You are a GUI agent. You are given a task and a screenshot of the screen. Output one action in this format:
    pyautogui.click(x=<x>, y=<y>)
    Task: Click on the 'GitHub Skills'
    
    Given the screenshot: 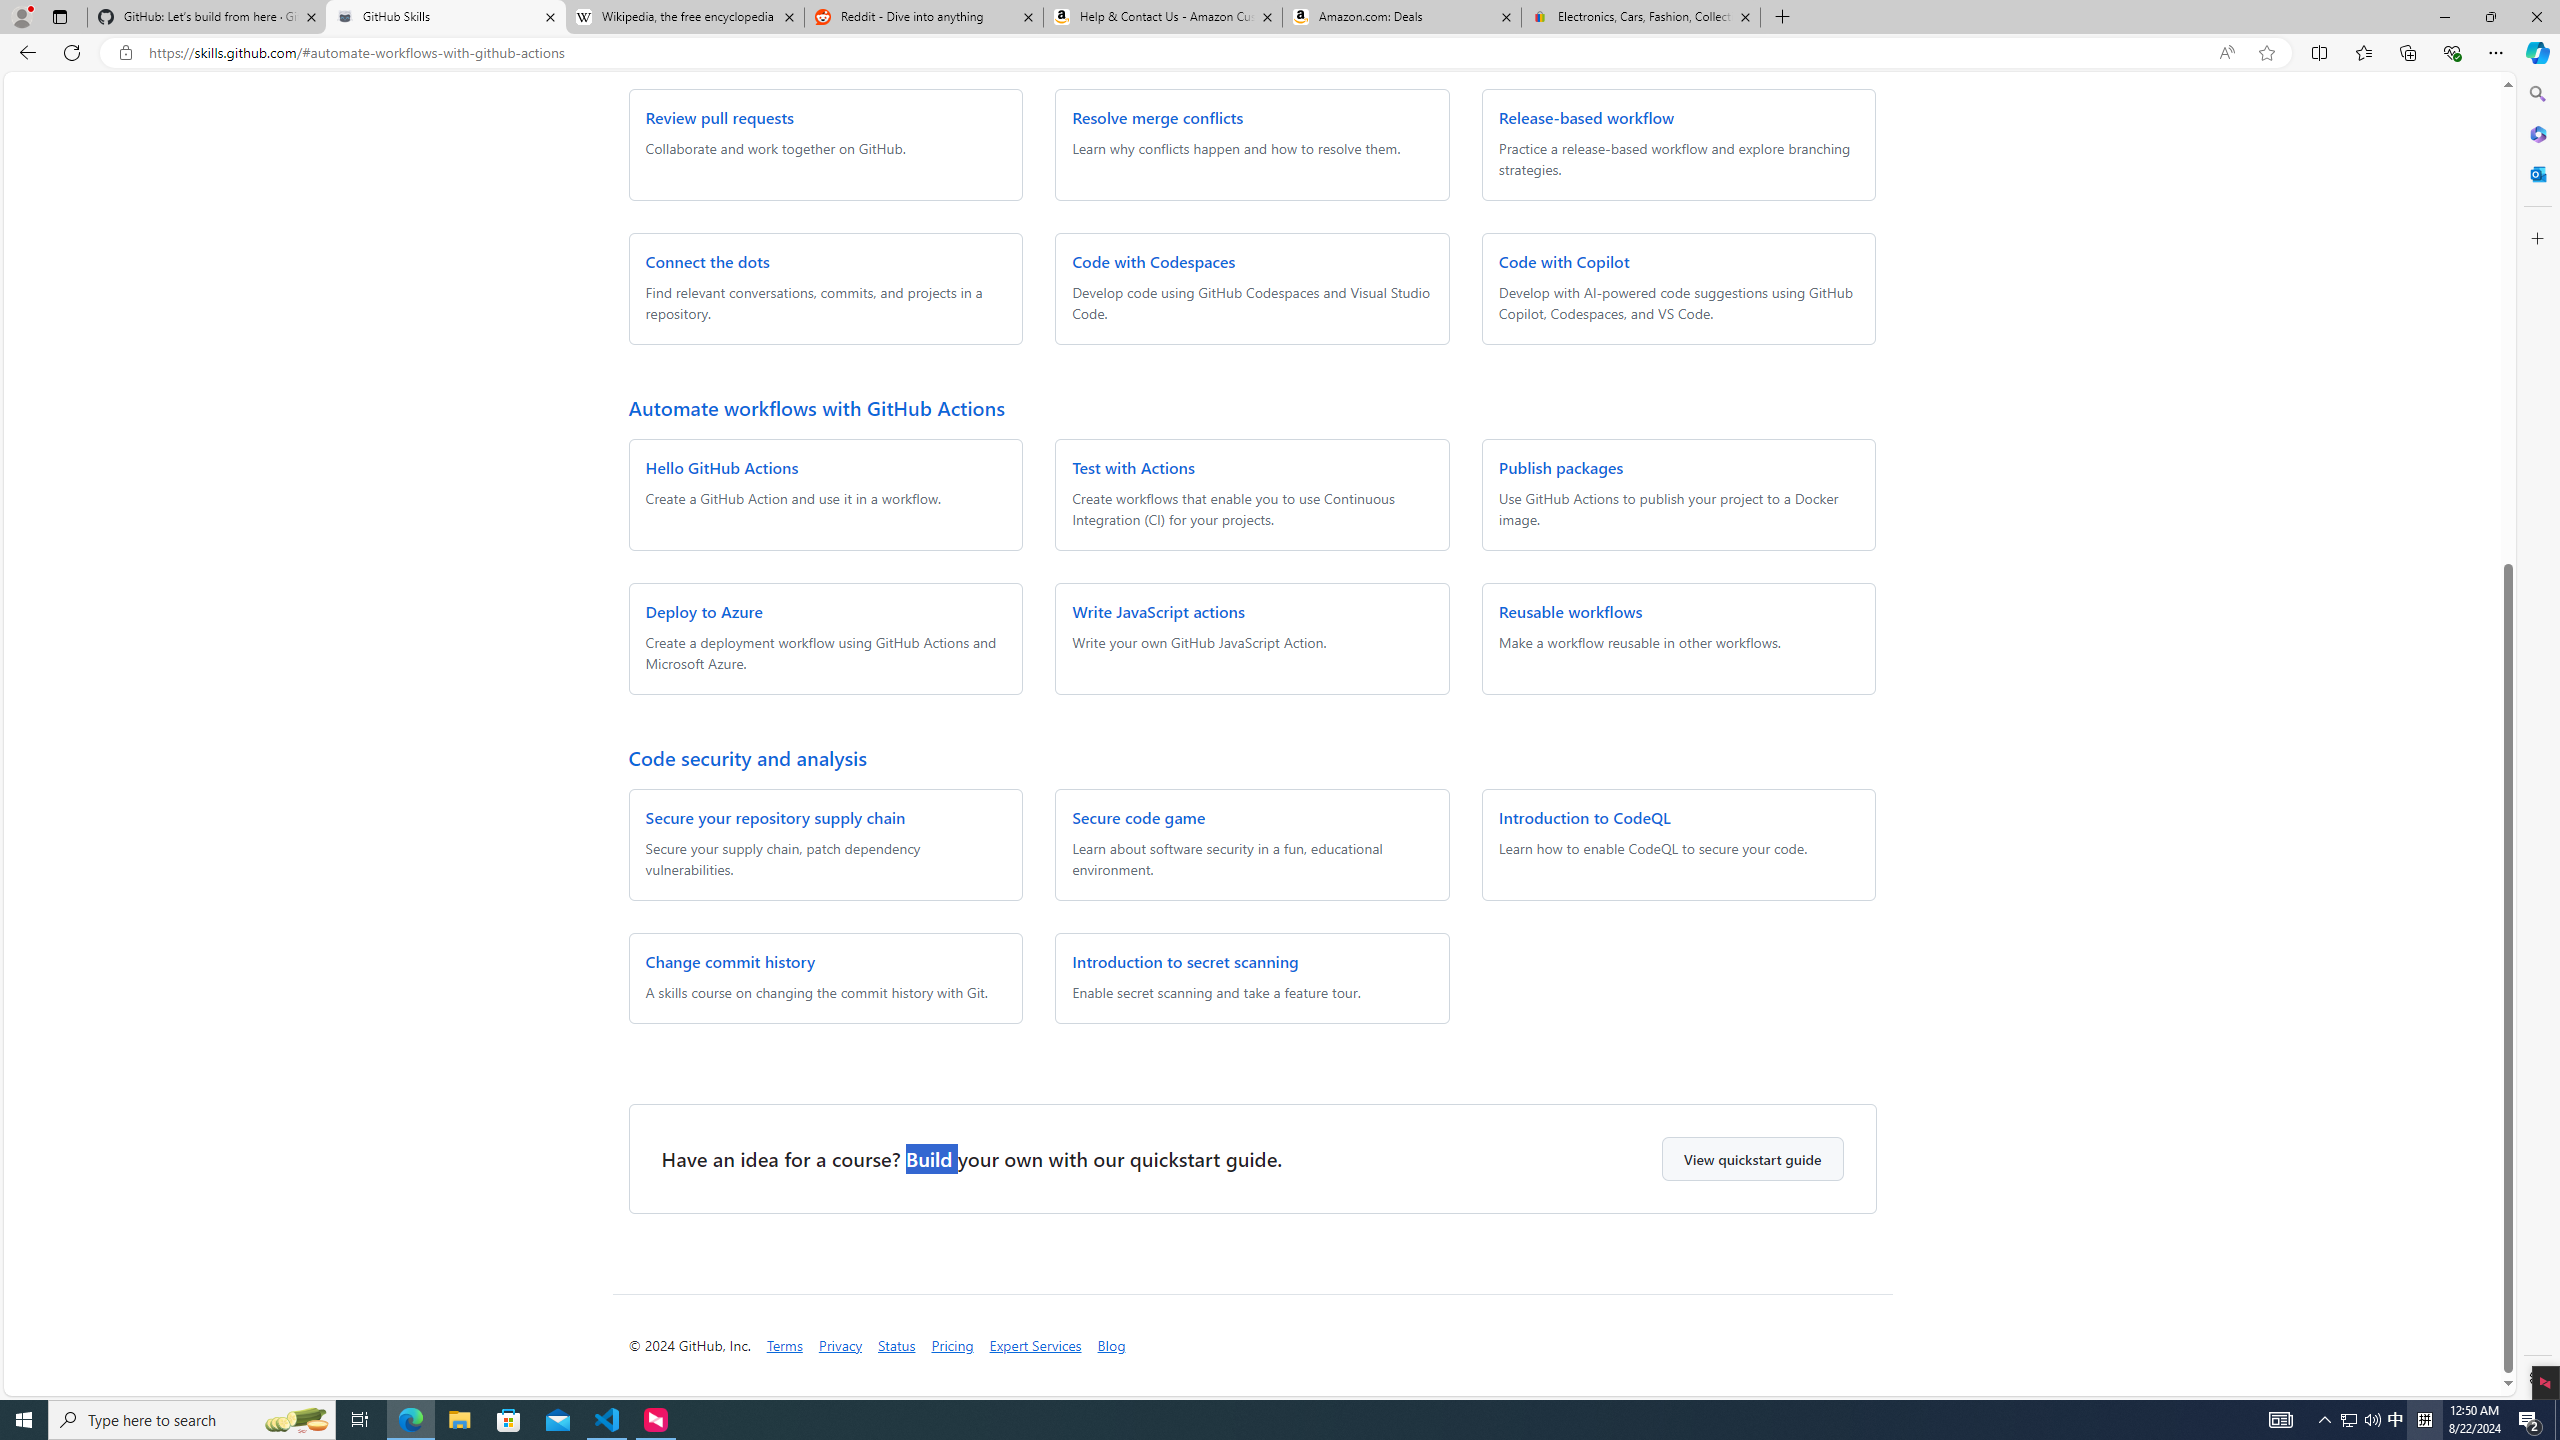 What is the action you would take?
    pyautogui.click(x=444, y=16)
    